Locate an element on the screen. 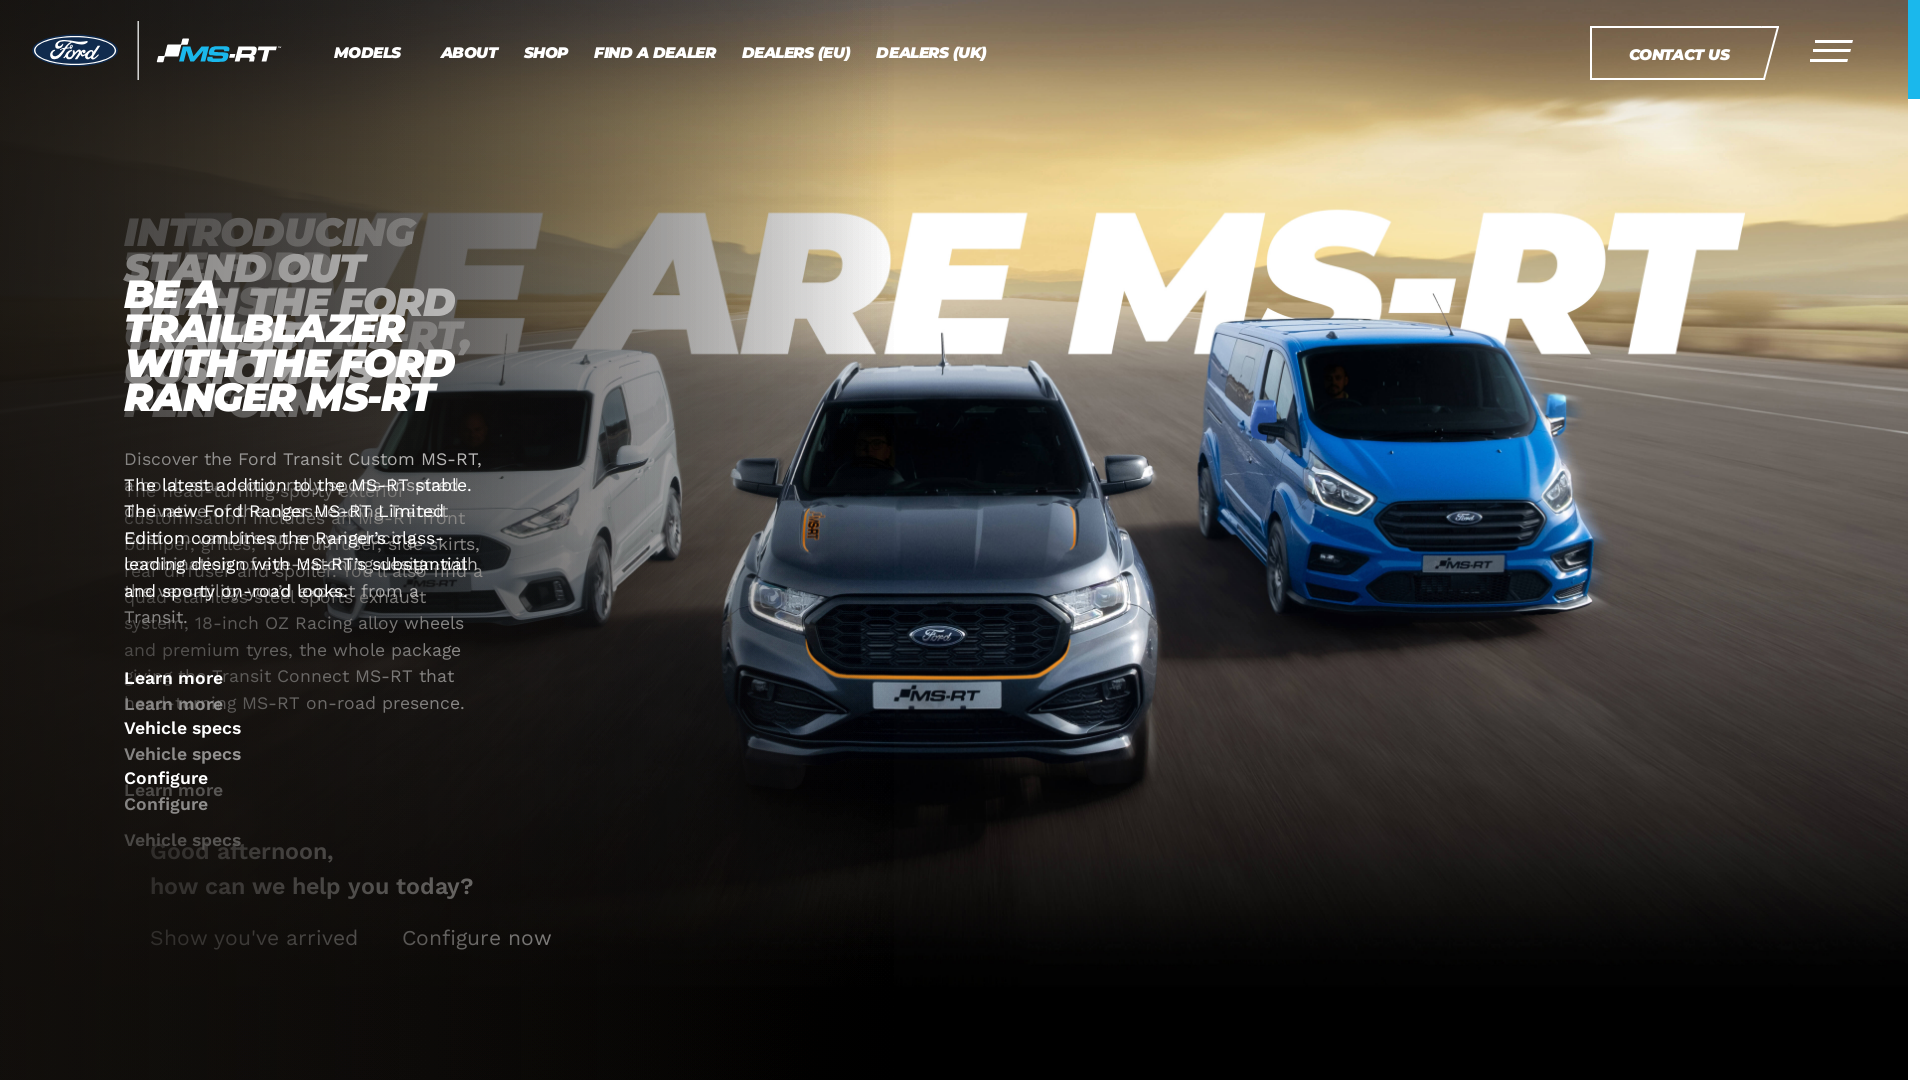 This screenshot has height=1080, width=1920. 'Vehicle specs' is located at coordinates (182, 839).